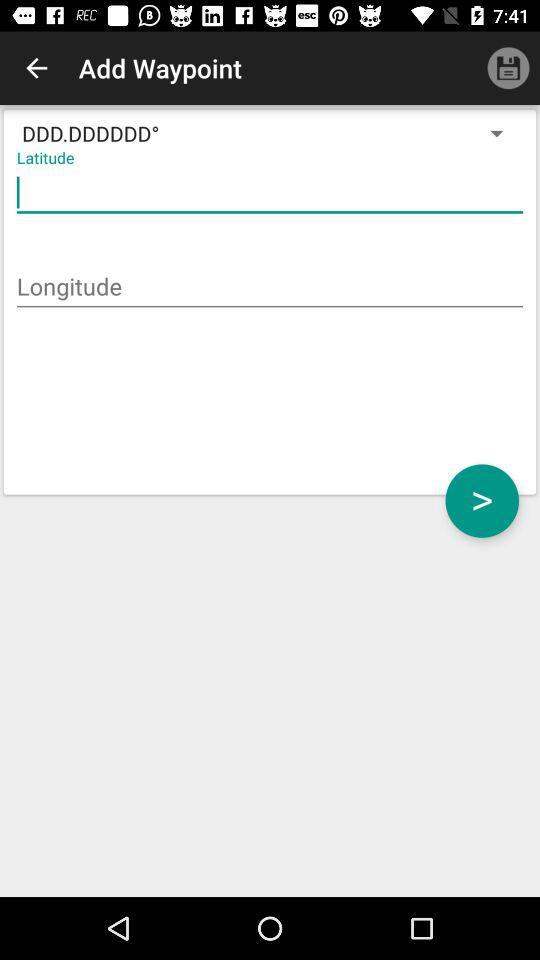 Image resolution: width=540 pixels, height=960 pixels. I want to click on the arrow_forward icon, so click(481, 500).